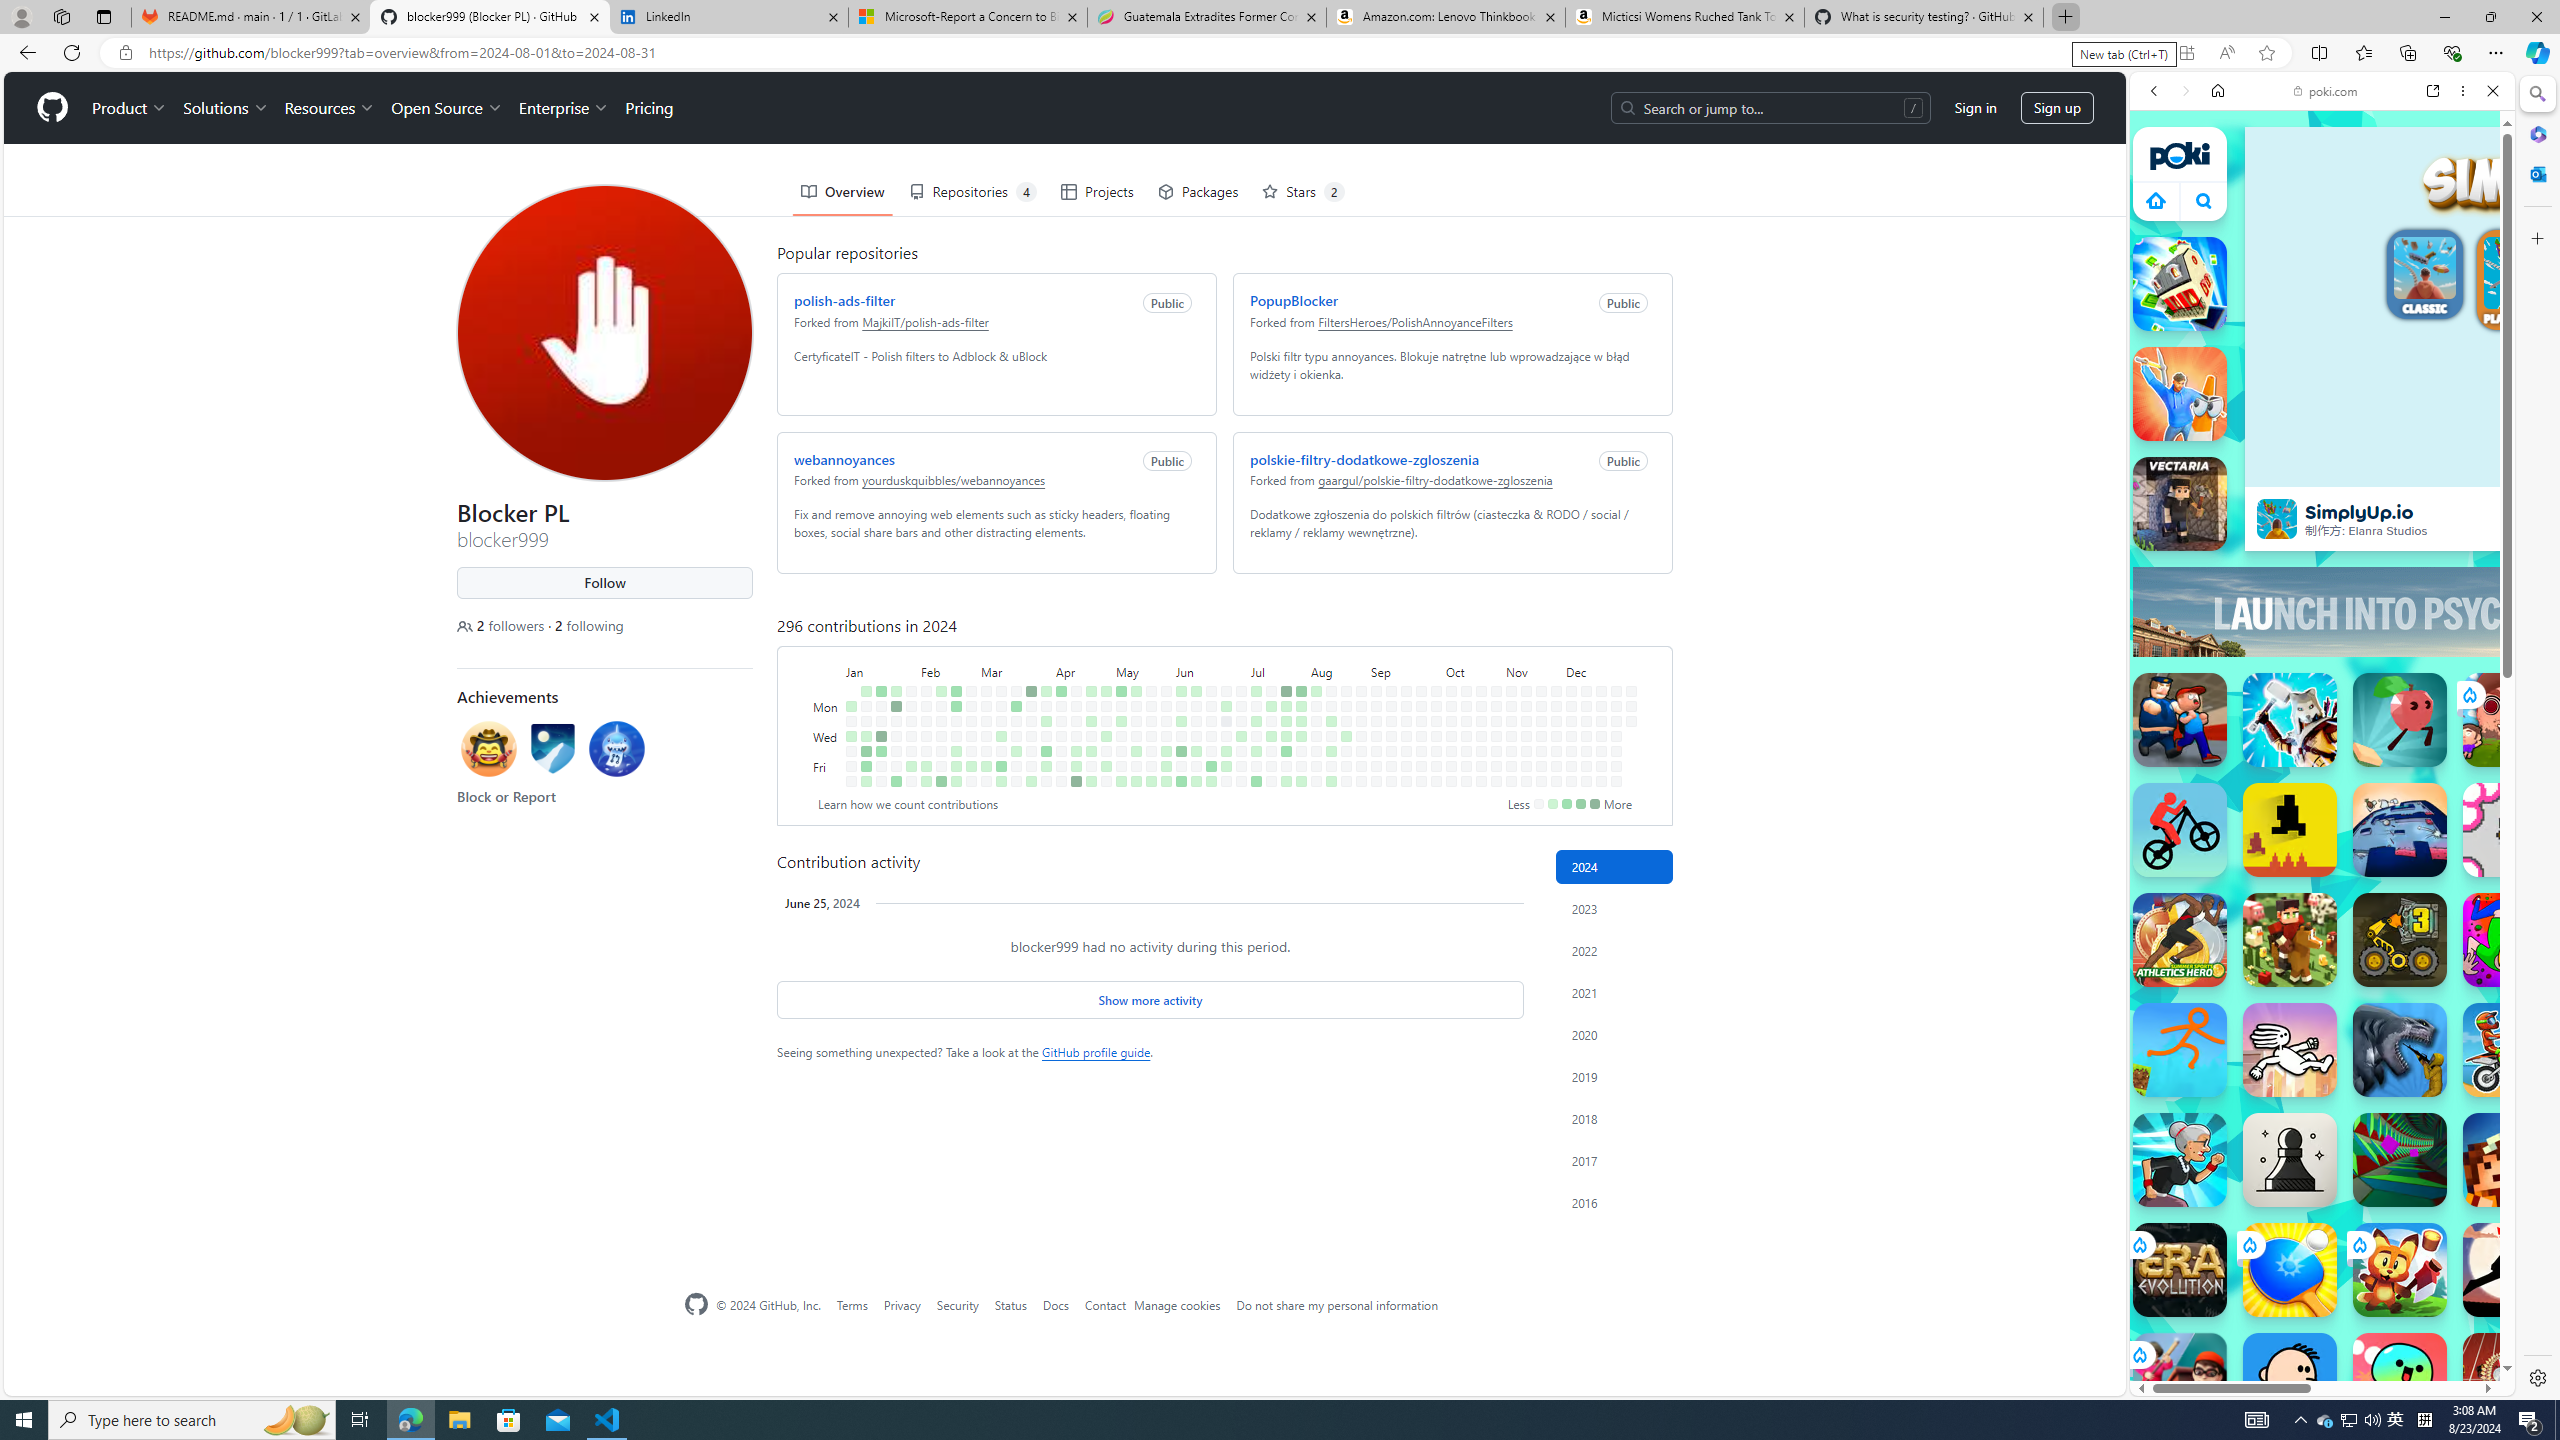 The height and width of the screenshot is (1440, 2560). I want to click on 'SEARCH TOOLS', so click(2373, 229).